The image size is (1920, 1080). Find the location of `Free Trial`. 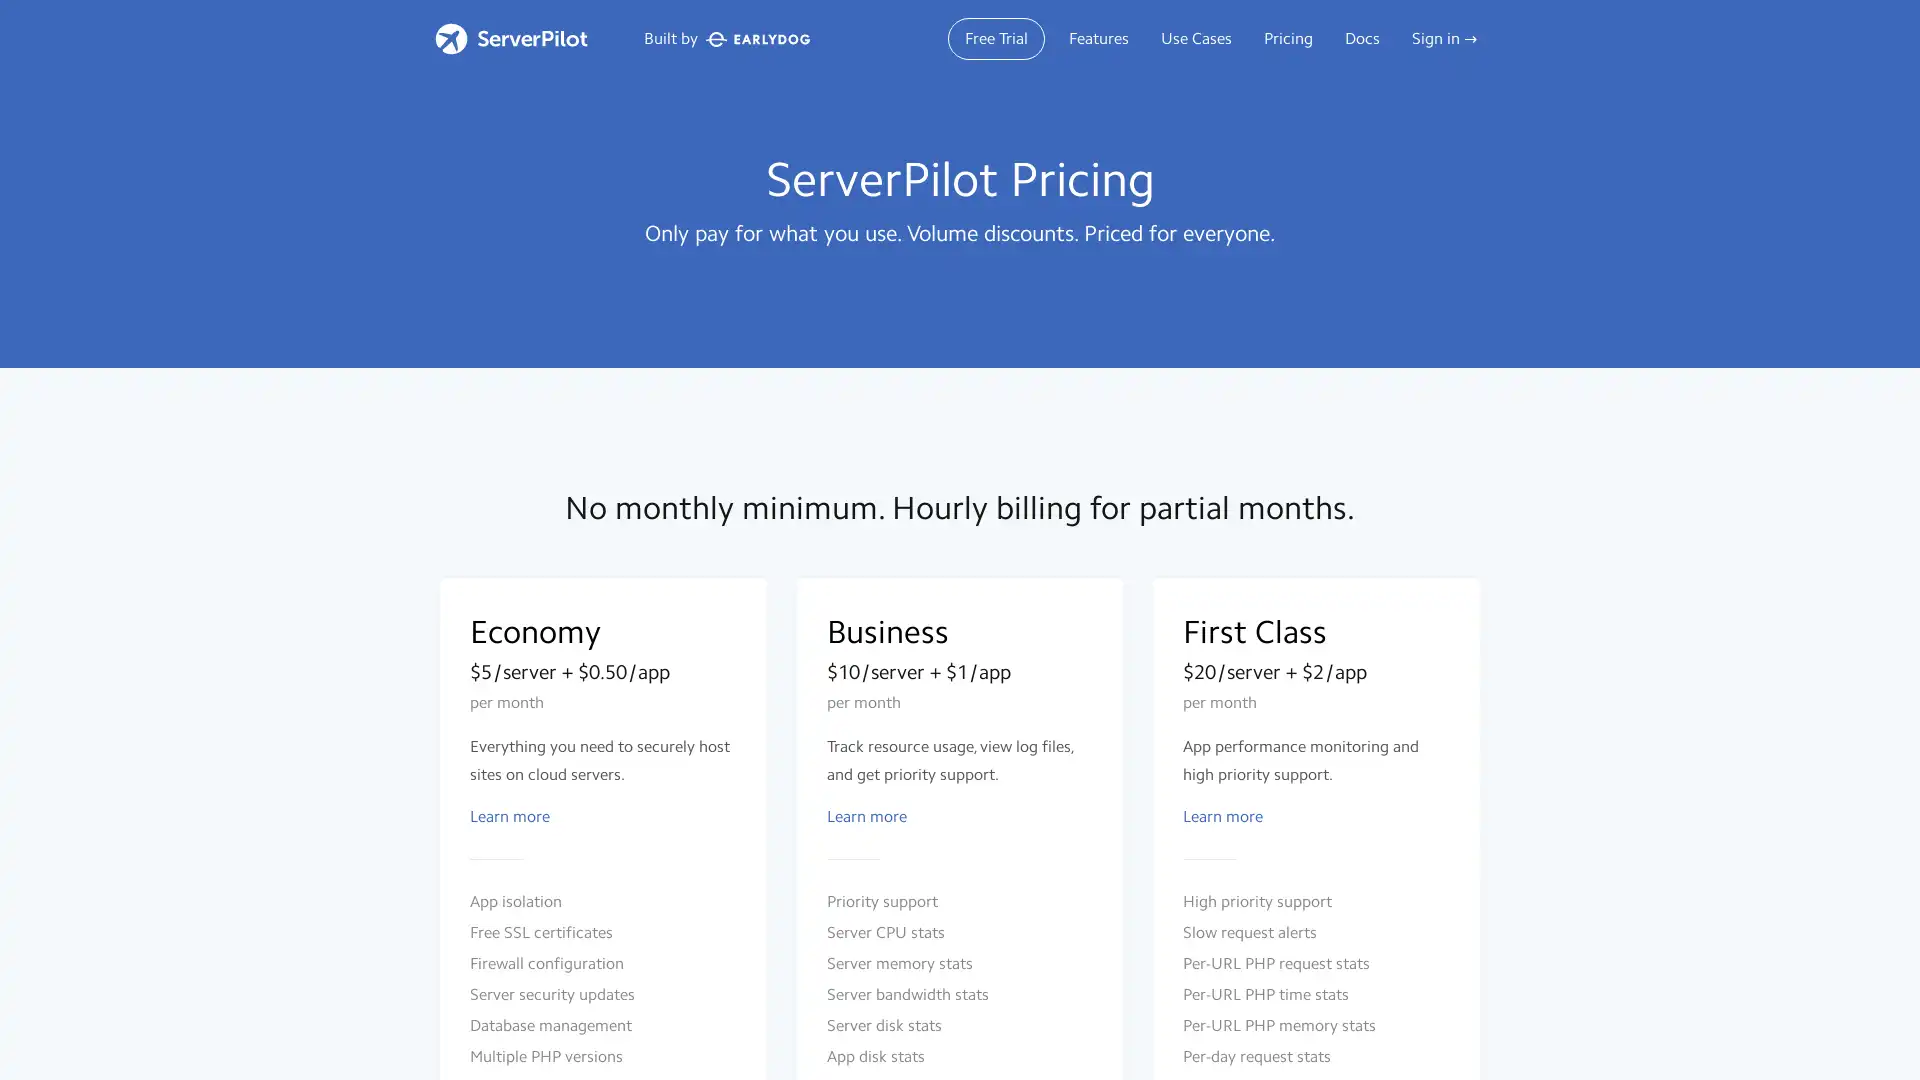

Free Trial is located at coordinates (996, 38).